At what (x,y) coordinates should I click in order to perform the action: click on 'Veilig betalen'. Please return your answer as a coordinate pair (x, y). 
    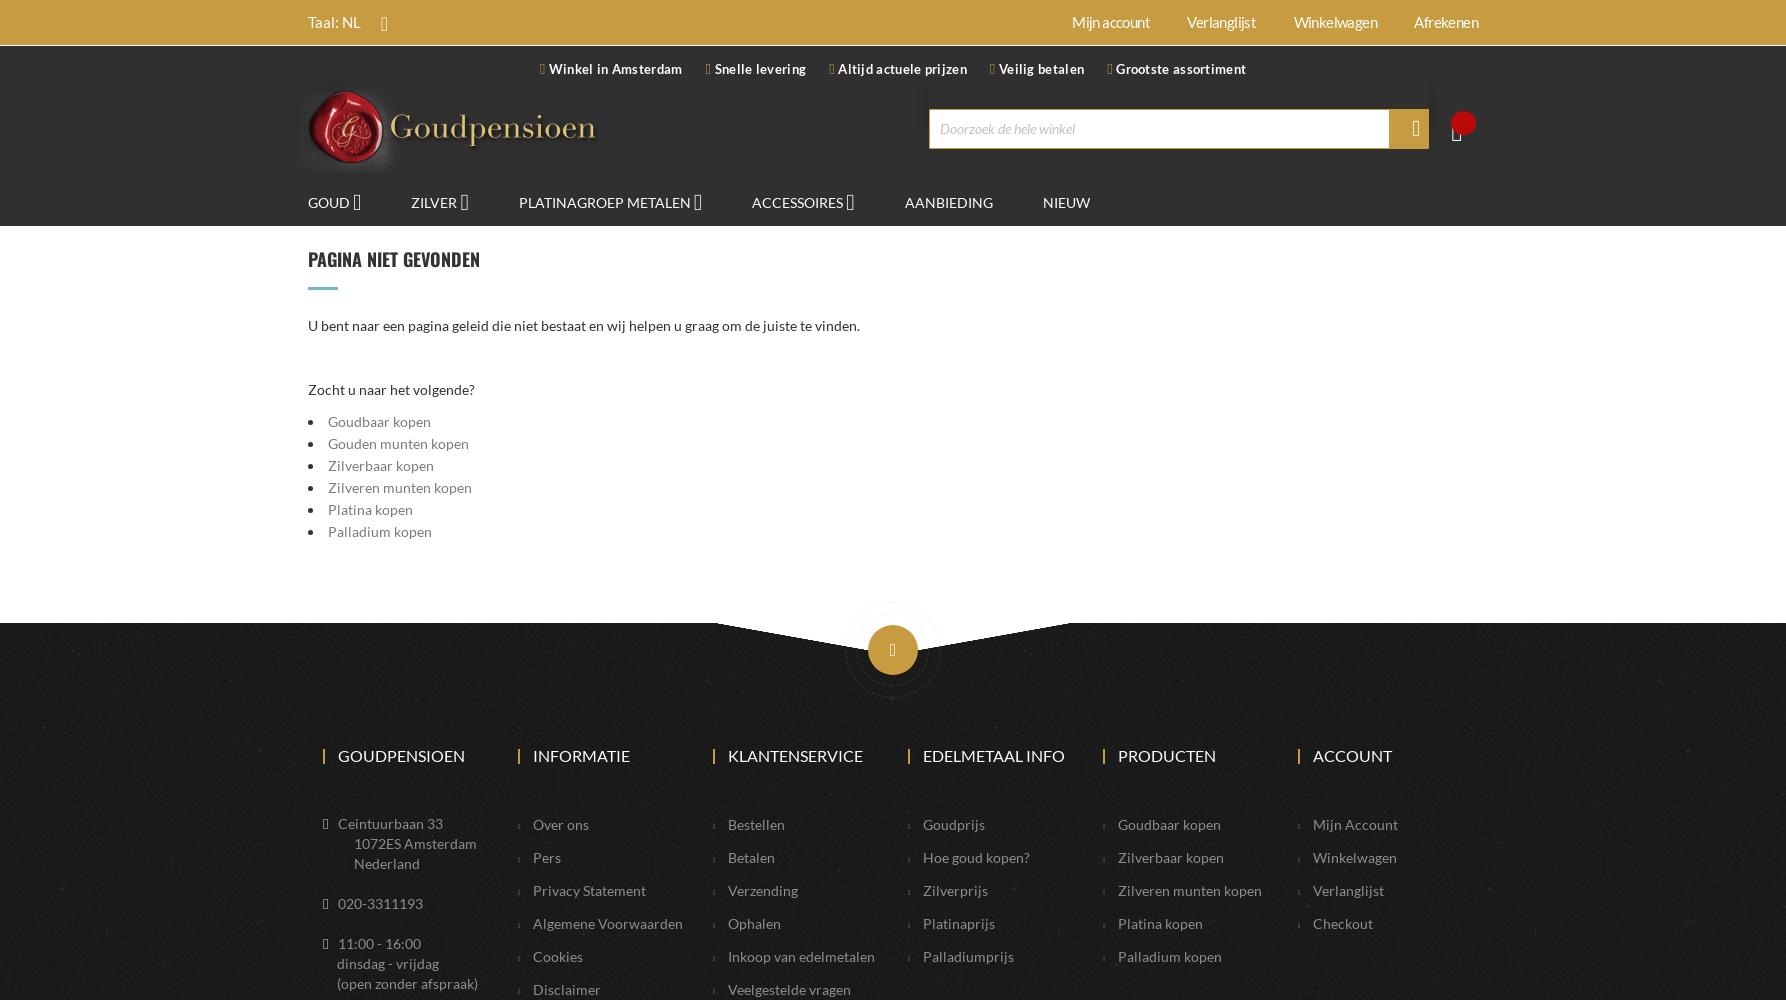
    Looking at the image, I should click on (1039, 68).